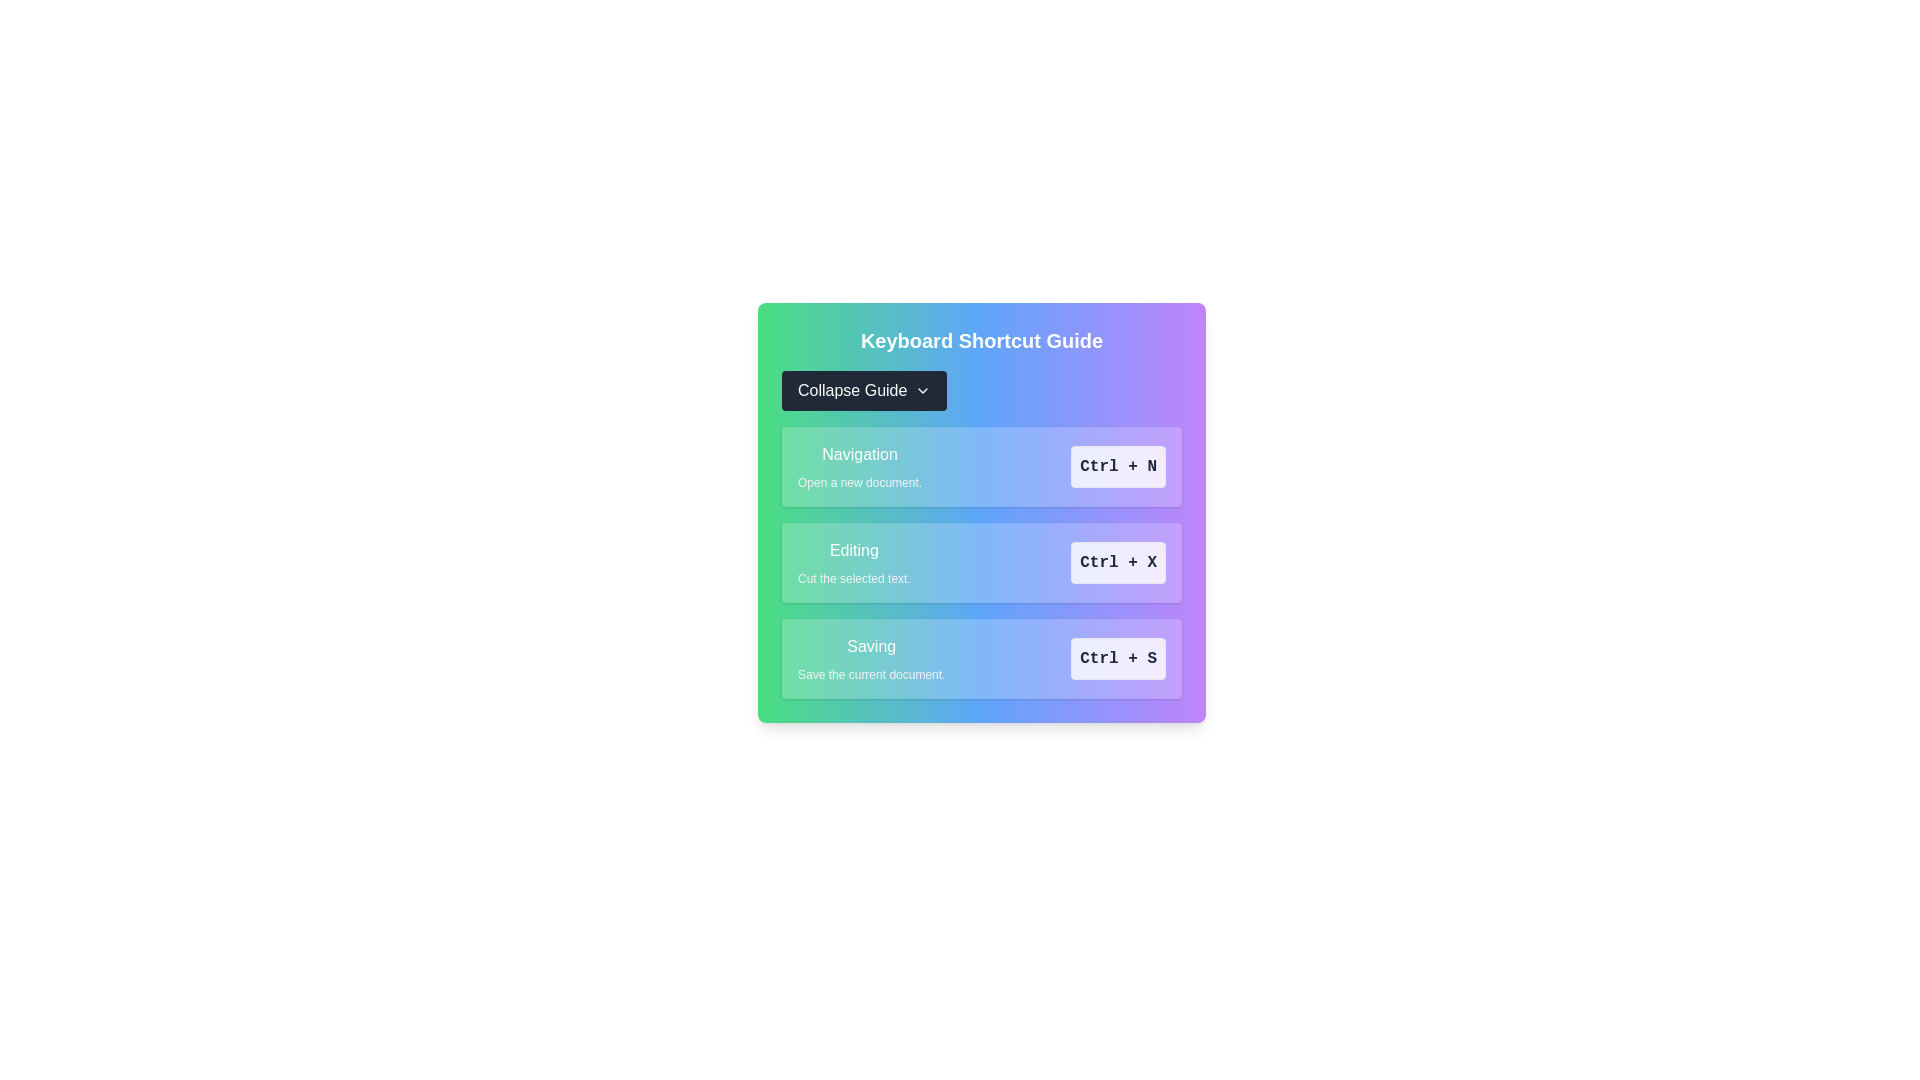 The width and height of the screenshot is (1920, 1080). I want to click on information displayed in the informational item that instructs users to press 'Ctrl + S' for saving the document, which is the third item in a vertical stack of three containers, so click(982, 659).